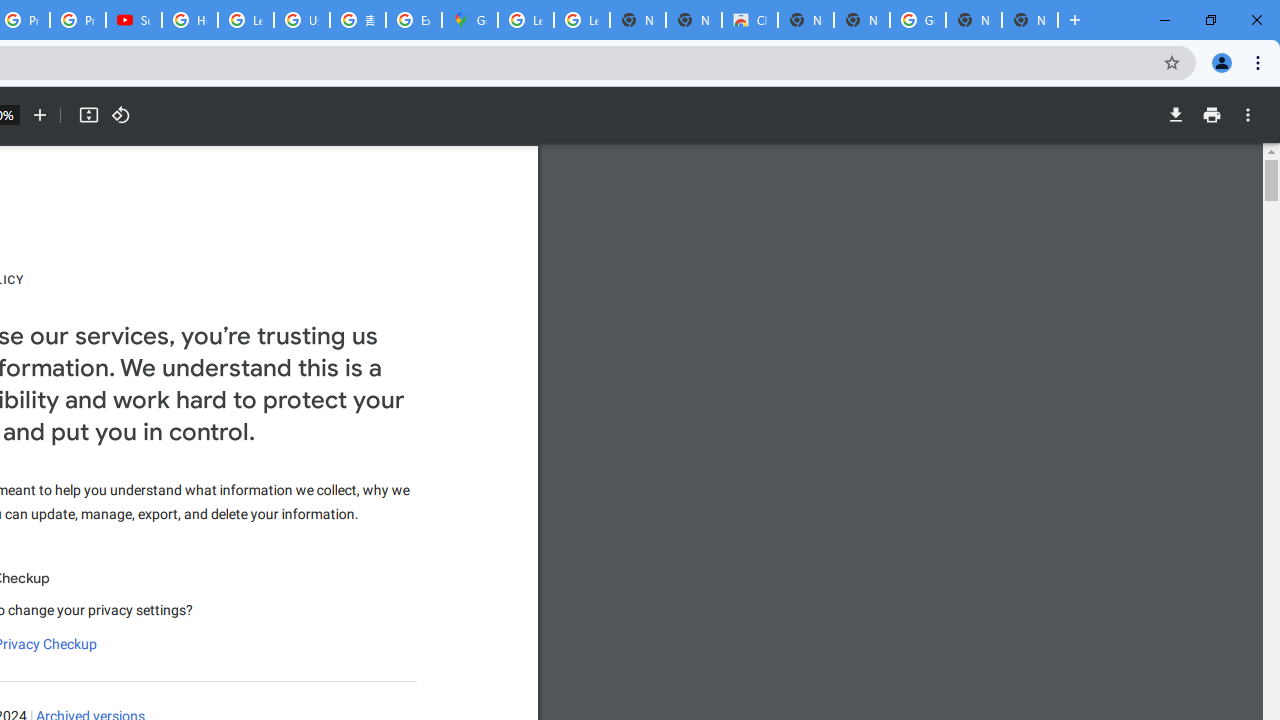 This screenshot has width=1280, height=720. What do you see at coordinates (39, 115) in the screenshot?
I see `'Zoom in'` at bounding box center [39, 115].